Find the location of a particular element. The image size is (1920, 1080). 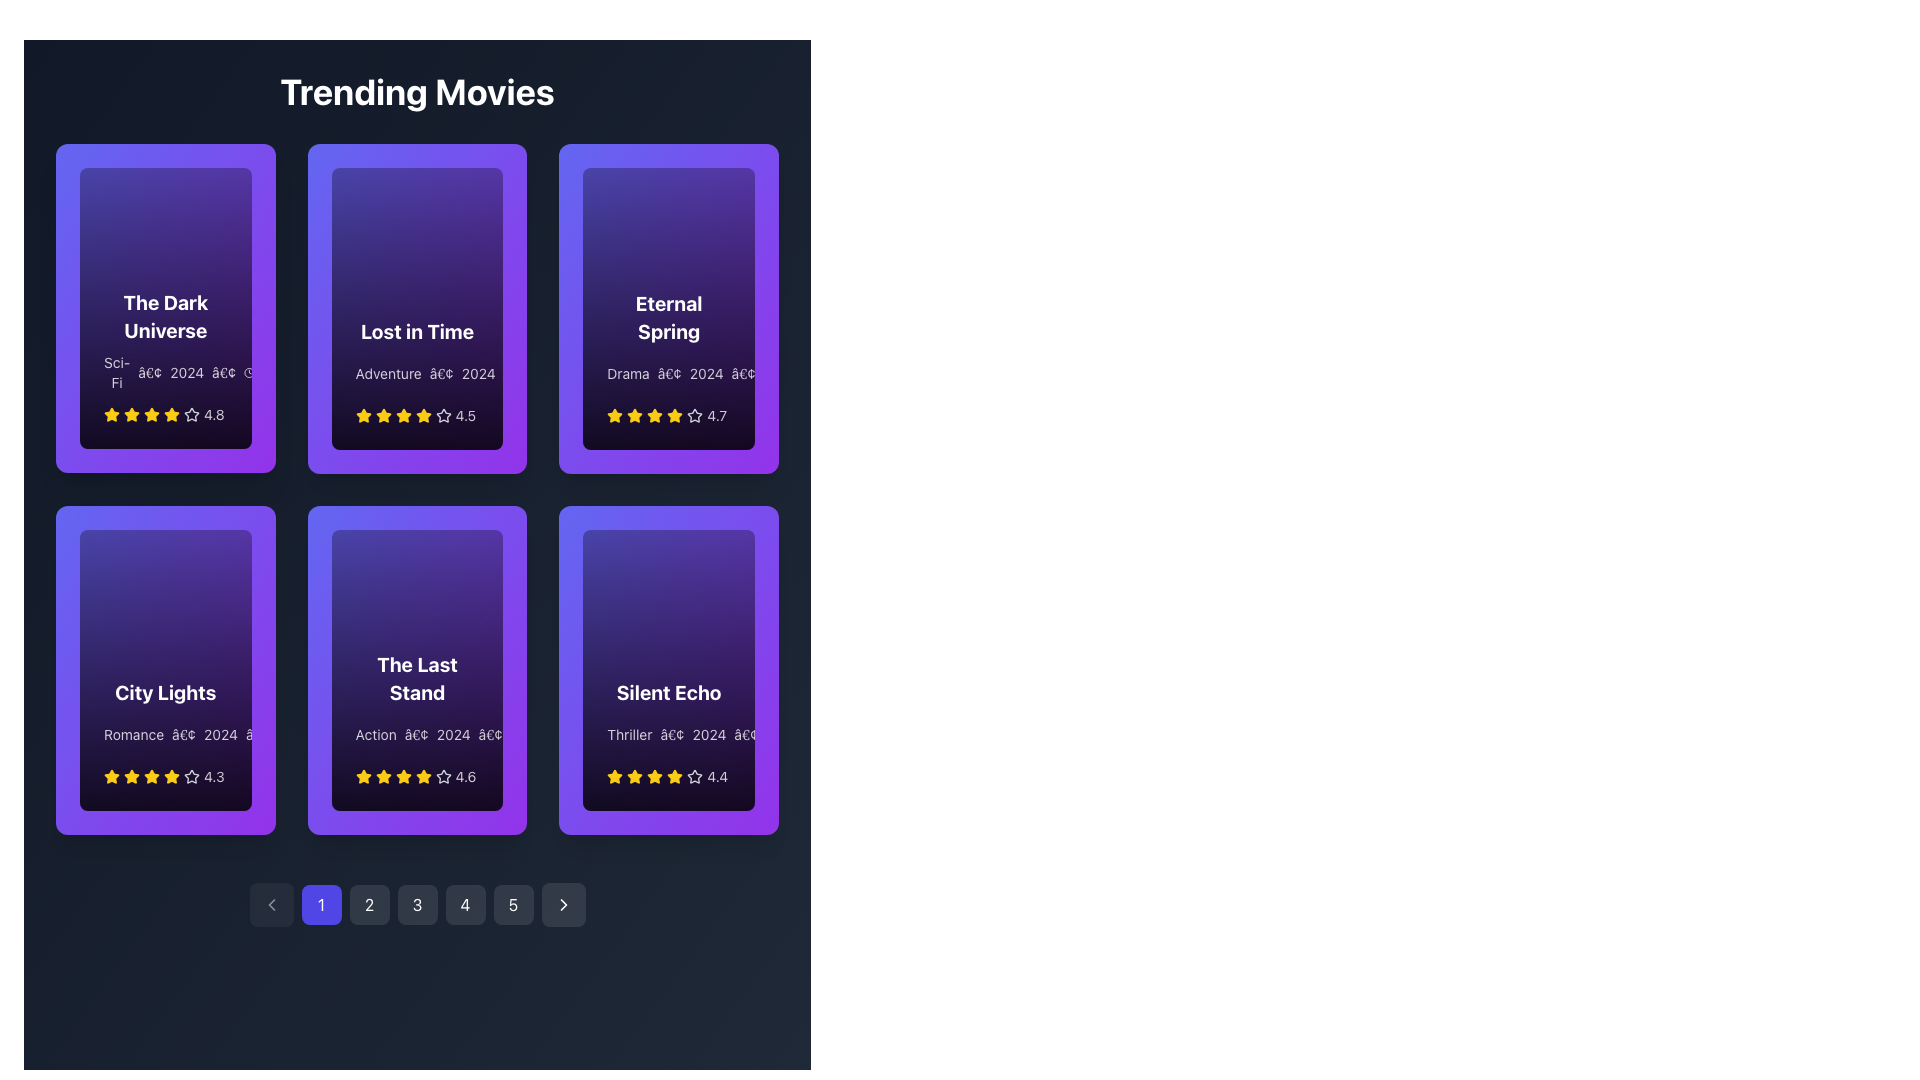

the textual icon/separator that visually separates 'Adventure' and '2024' in the second card of the 'Trending Movies' section is located at coordinates (440, 373).